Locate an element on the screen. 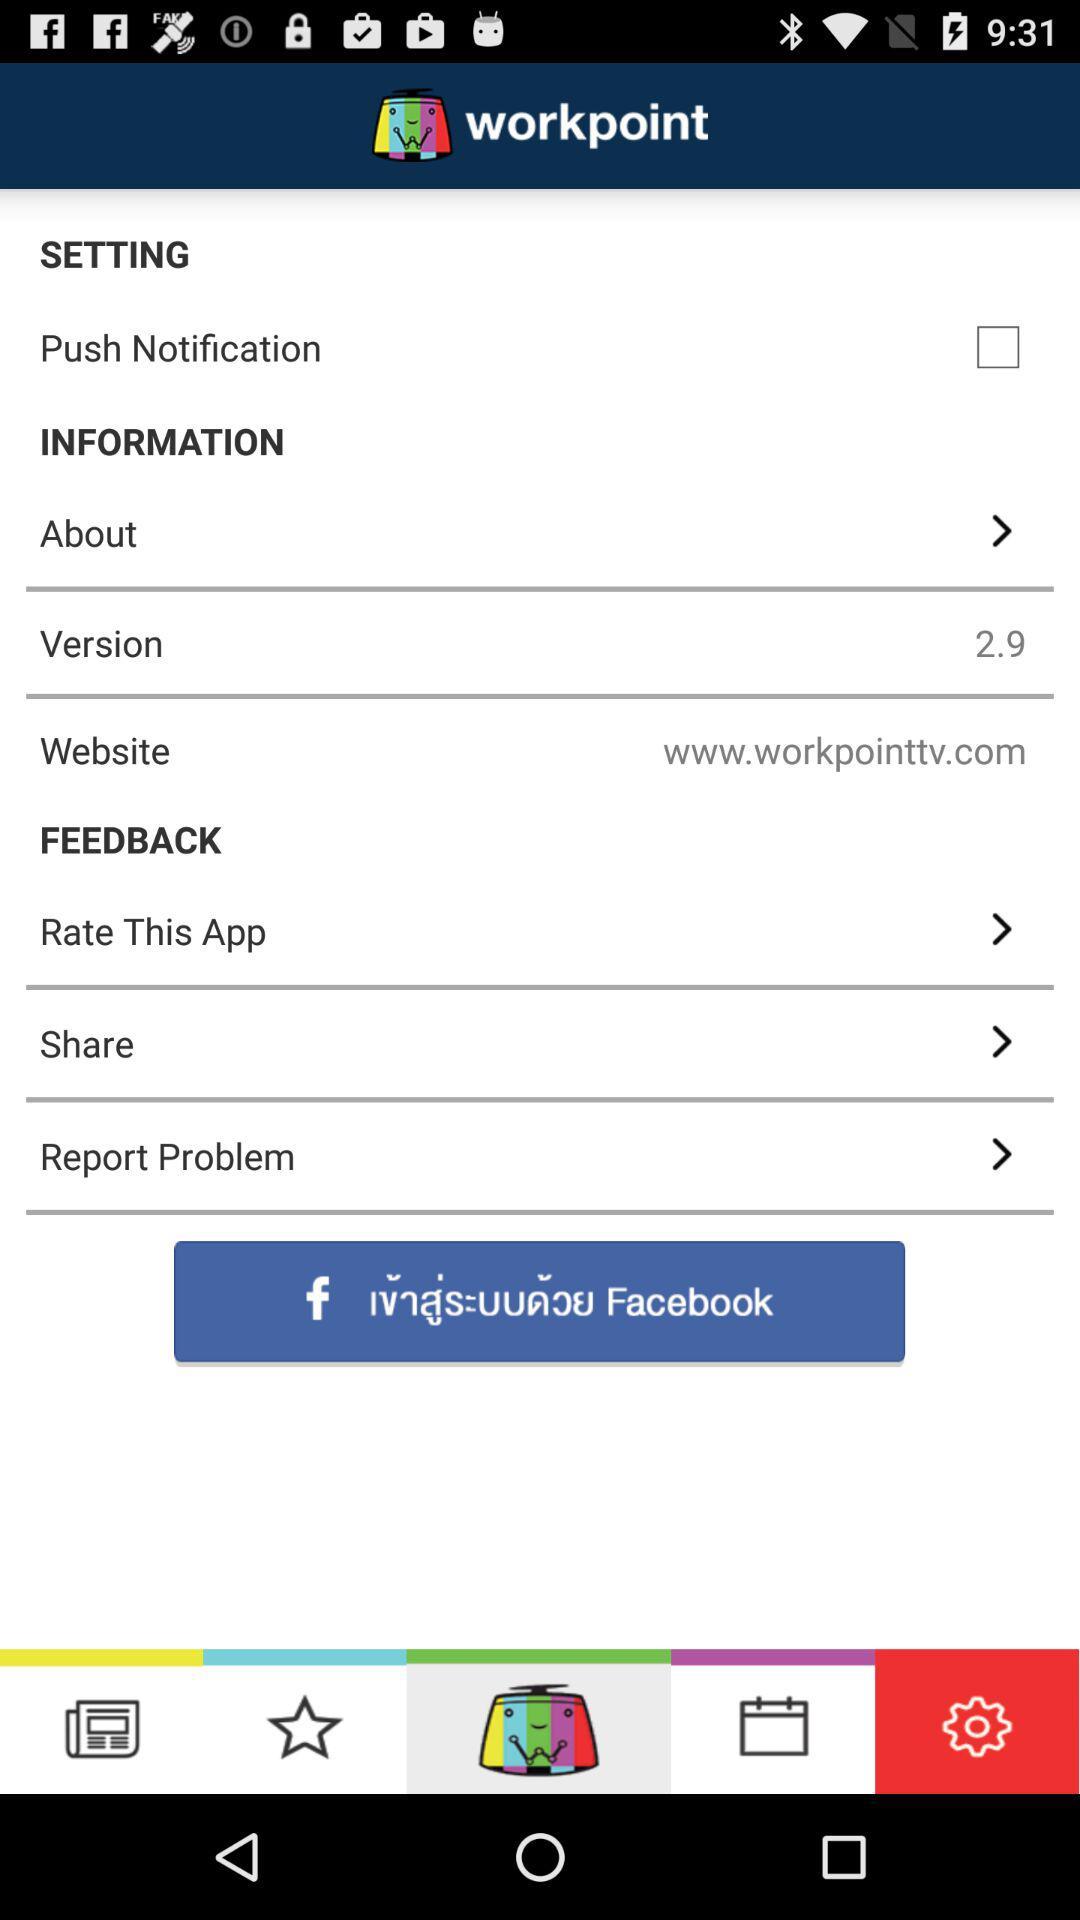 This screenshot has width=1080, height=1920. open secound tab in the bottom is located at coordinates (304, 1720).